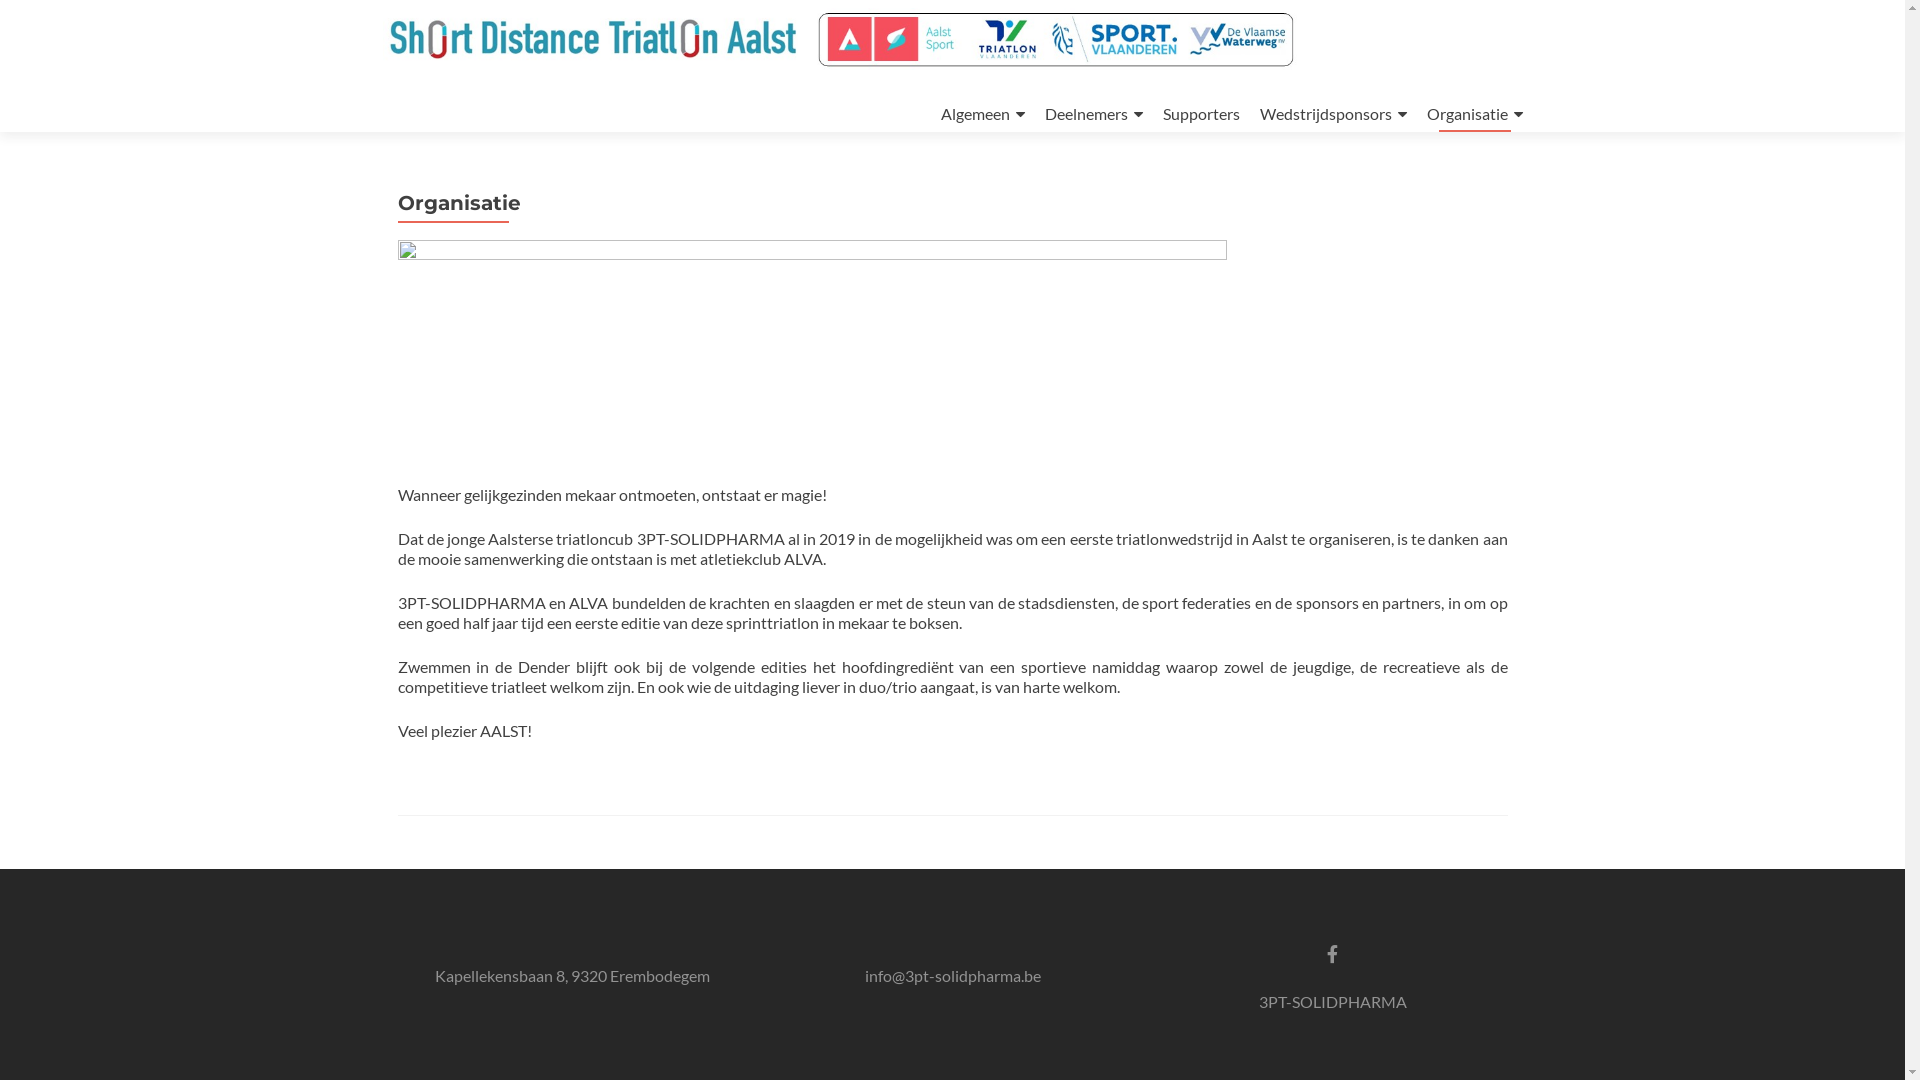 This screenshot has height=1080, width=1920. What do you see at coordinates (1092, 114) in the screenshot?
I see `'Deelnemers'` at bounding box center [1092, 114].